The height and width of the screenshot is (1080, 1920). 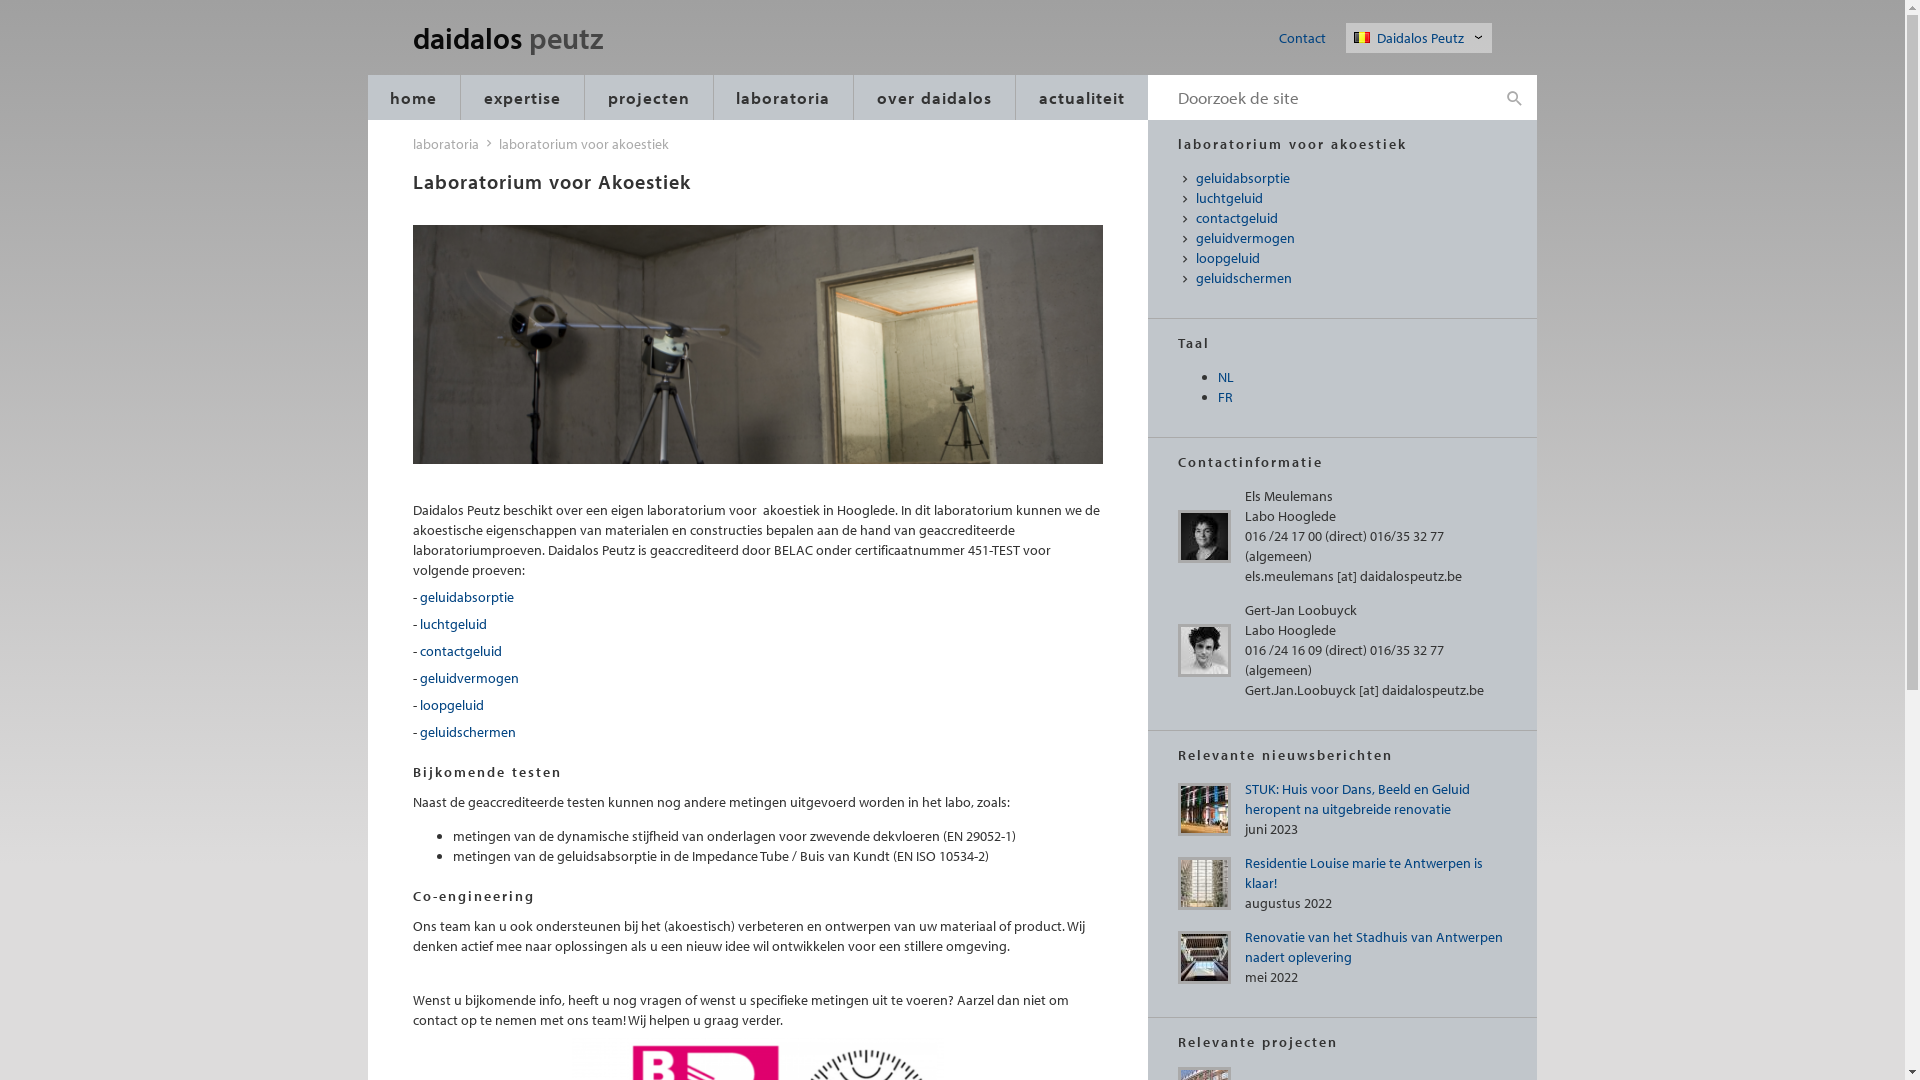 I want to click on 'Daidalos Peutz', so click(x=1421, y=38).